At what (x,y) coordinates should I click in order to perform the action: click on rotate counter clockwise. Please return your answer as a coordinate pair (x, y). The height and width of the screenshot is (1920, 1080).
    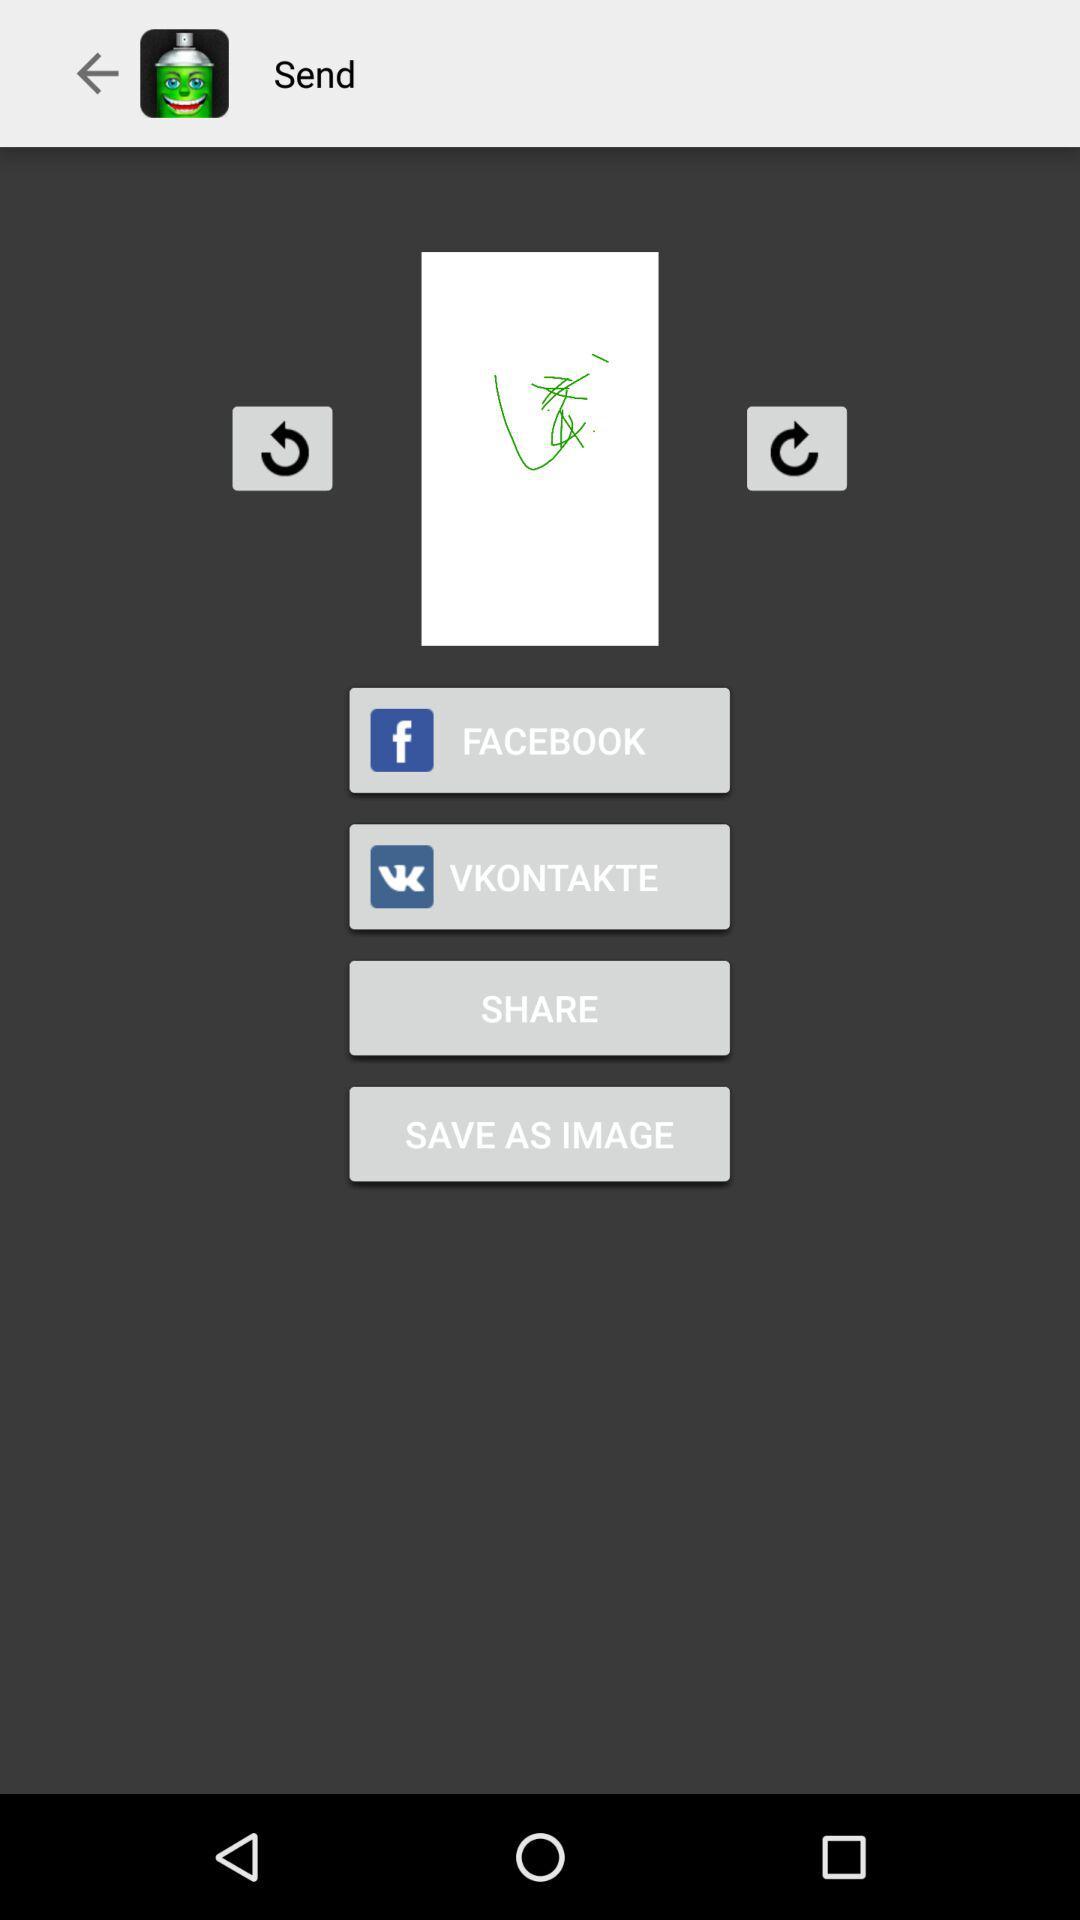
    Looking at the image, I should click on (282, 447).